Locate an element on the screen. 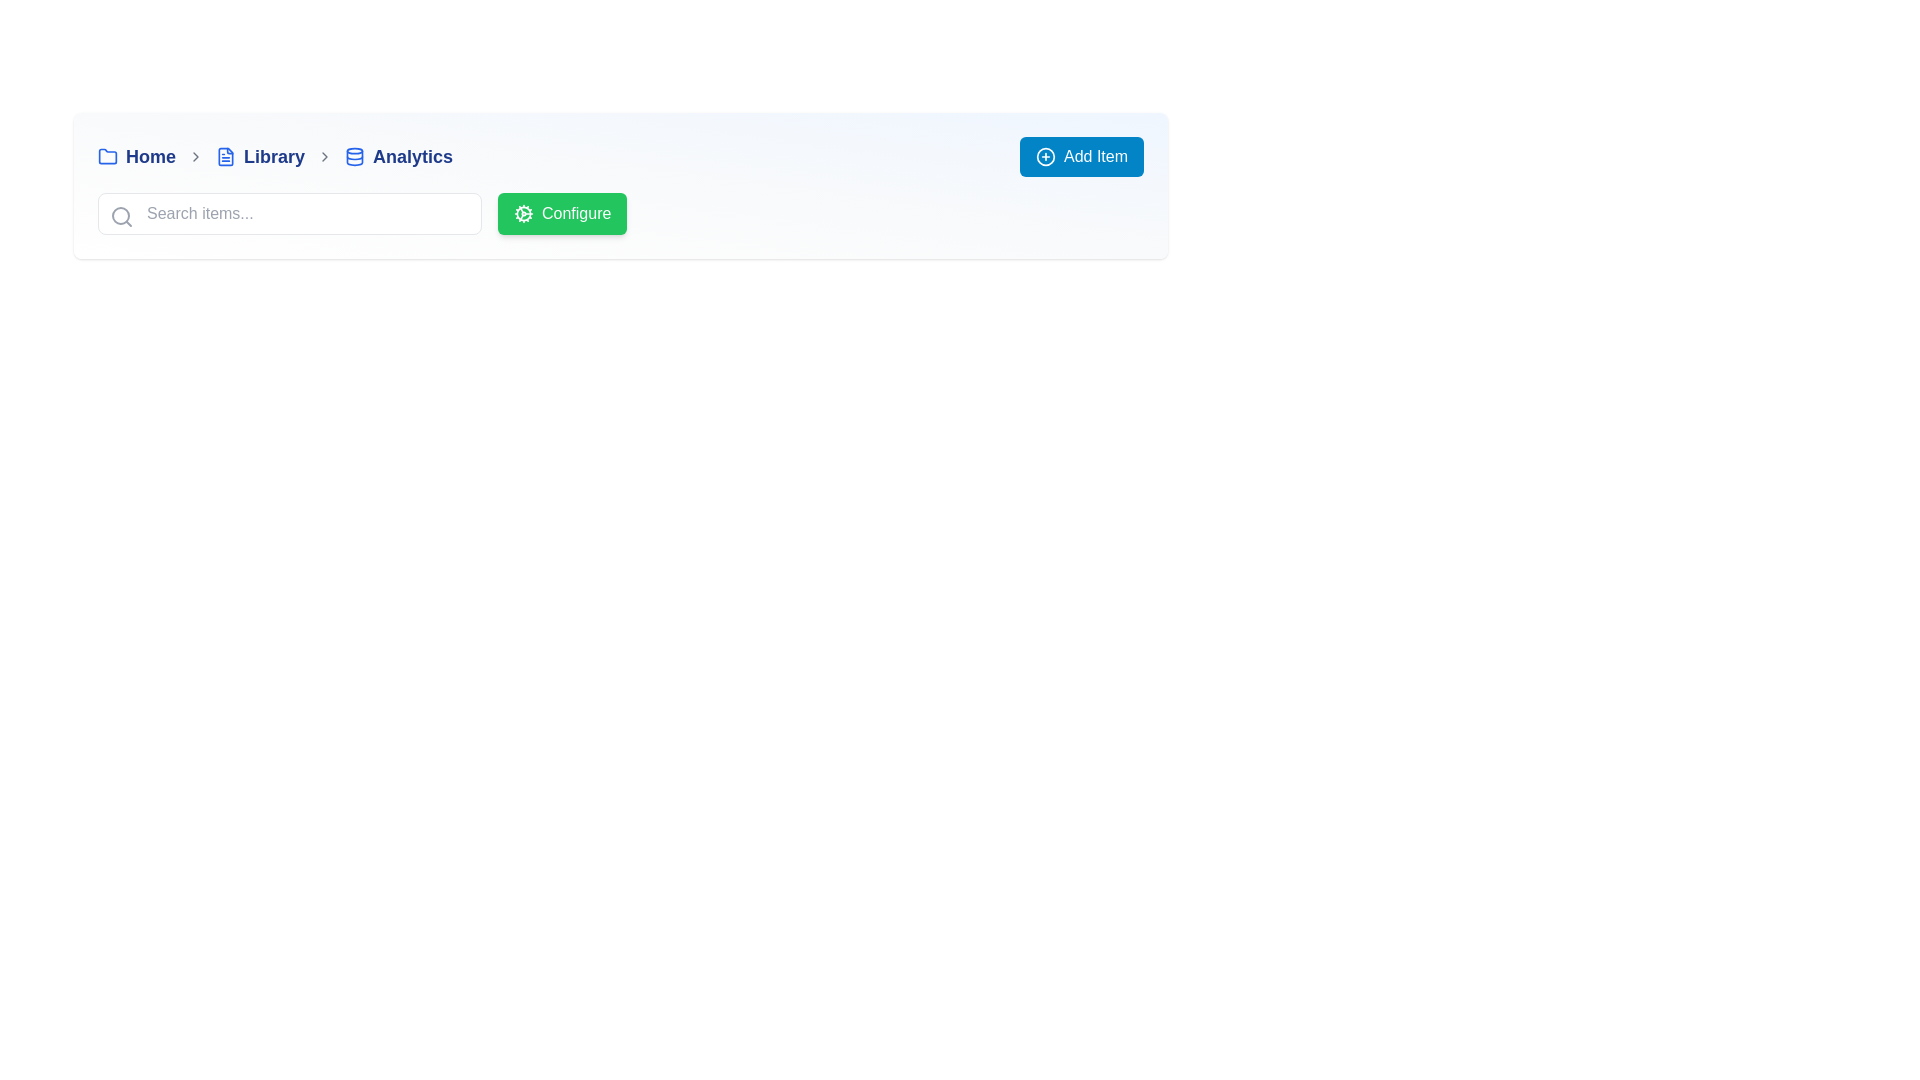 This screenshot has width=1920, height=1080. the blue-colored folder icon located to the left of the 'Home' text in the breadcrumb navigation area is located at coordinates (107, 156).